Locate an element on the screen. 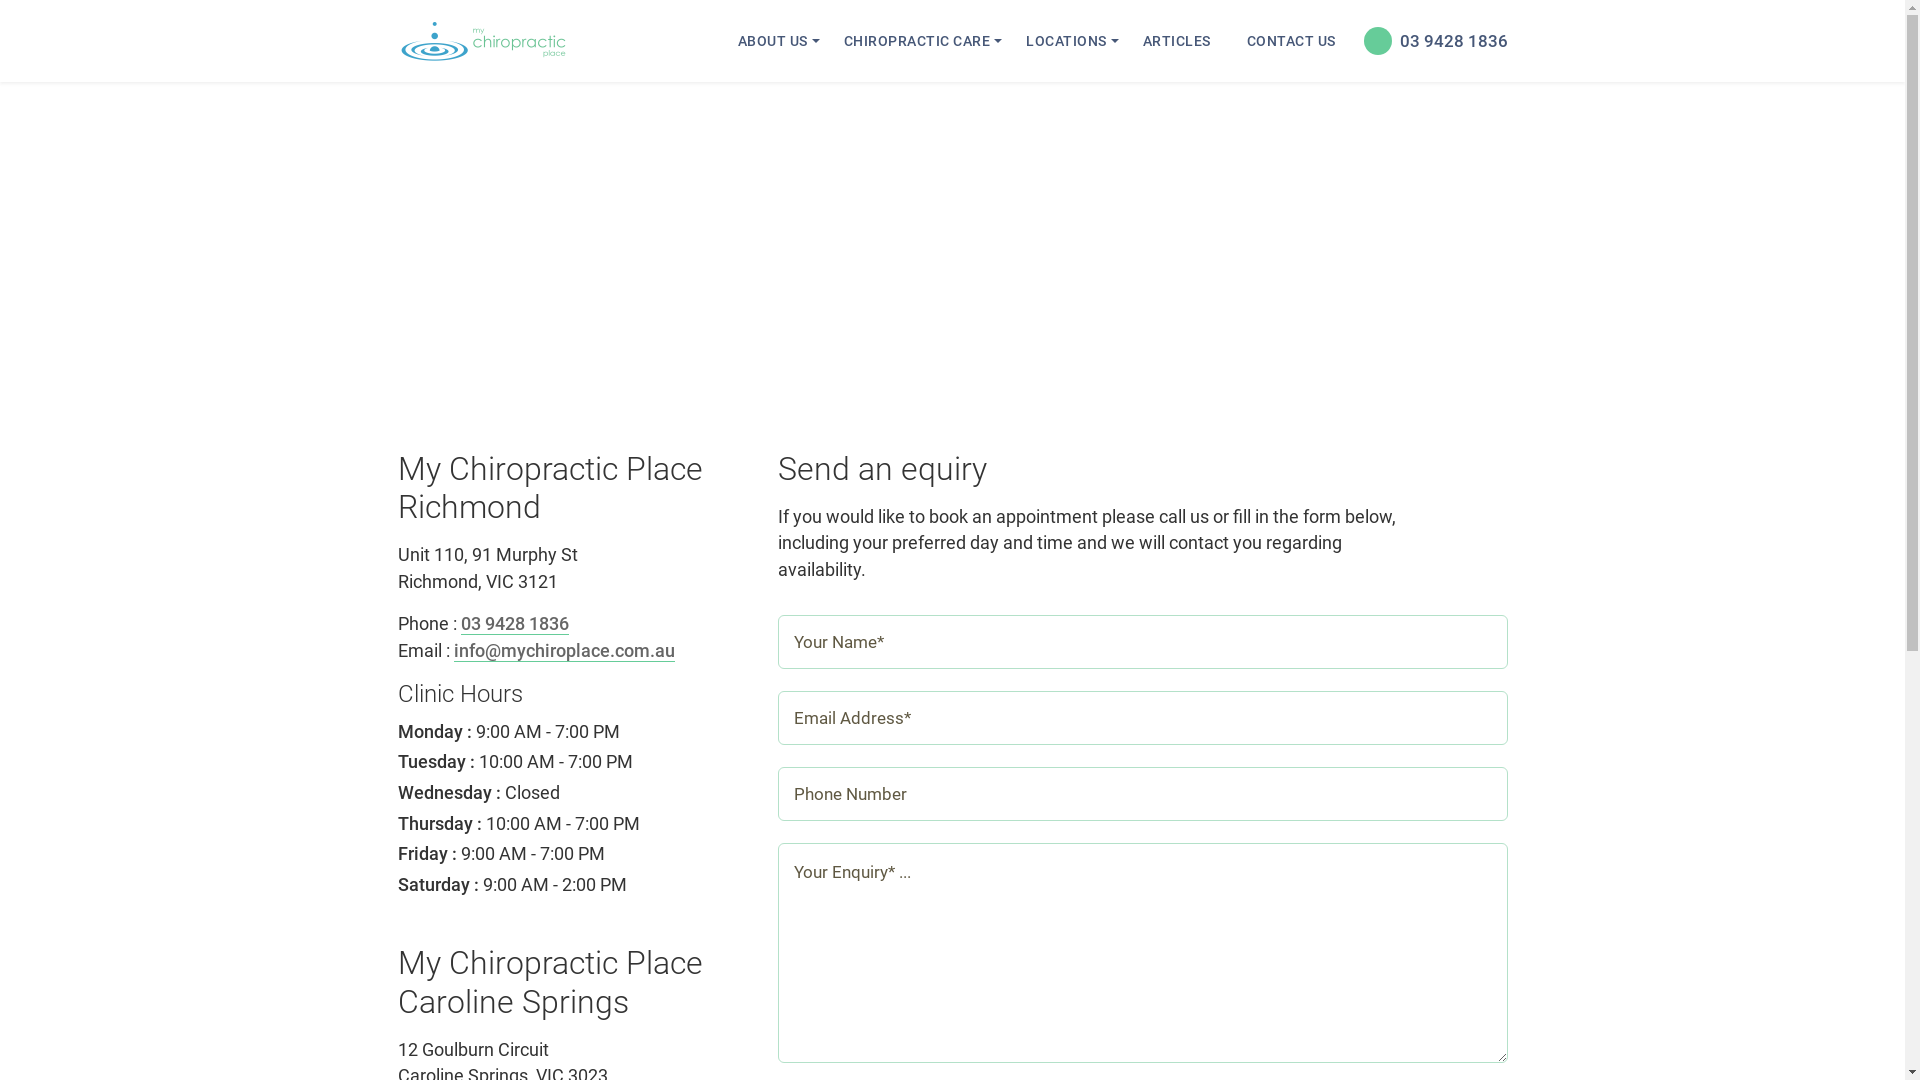 The width and height of the screenshot is (1920, 1080). 'CHIROPRACTIC CARE' is located at coordinates (831, 41).